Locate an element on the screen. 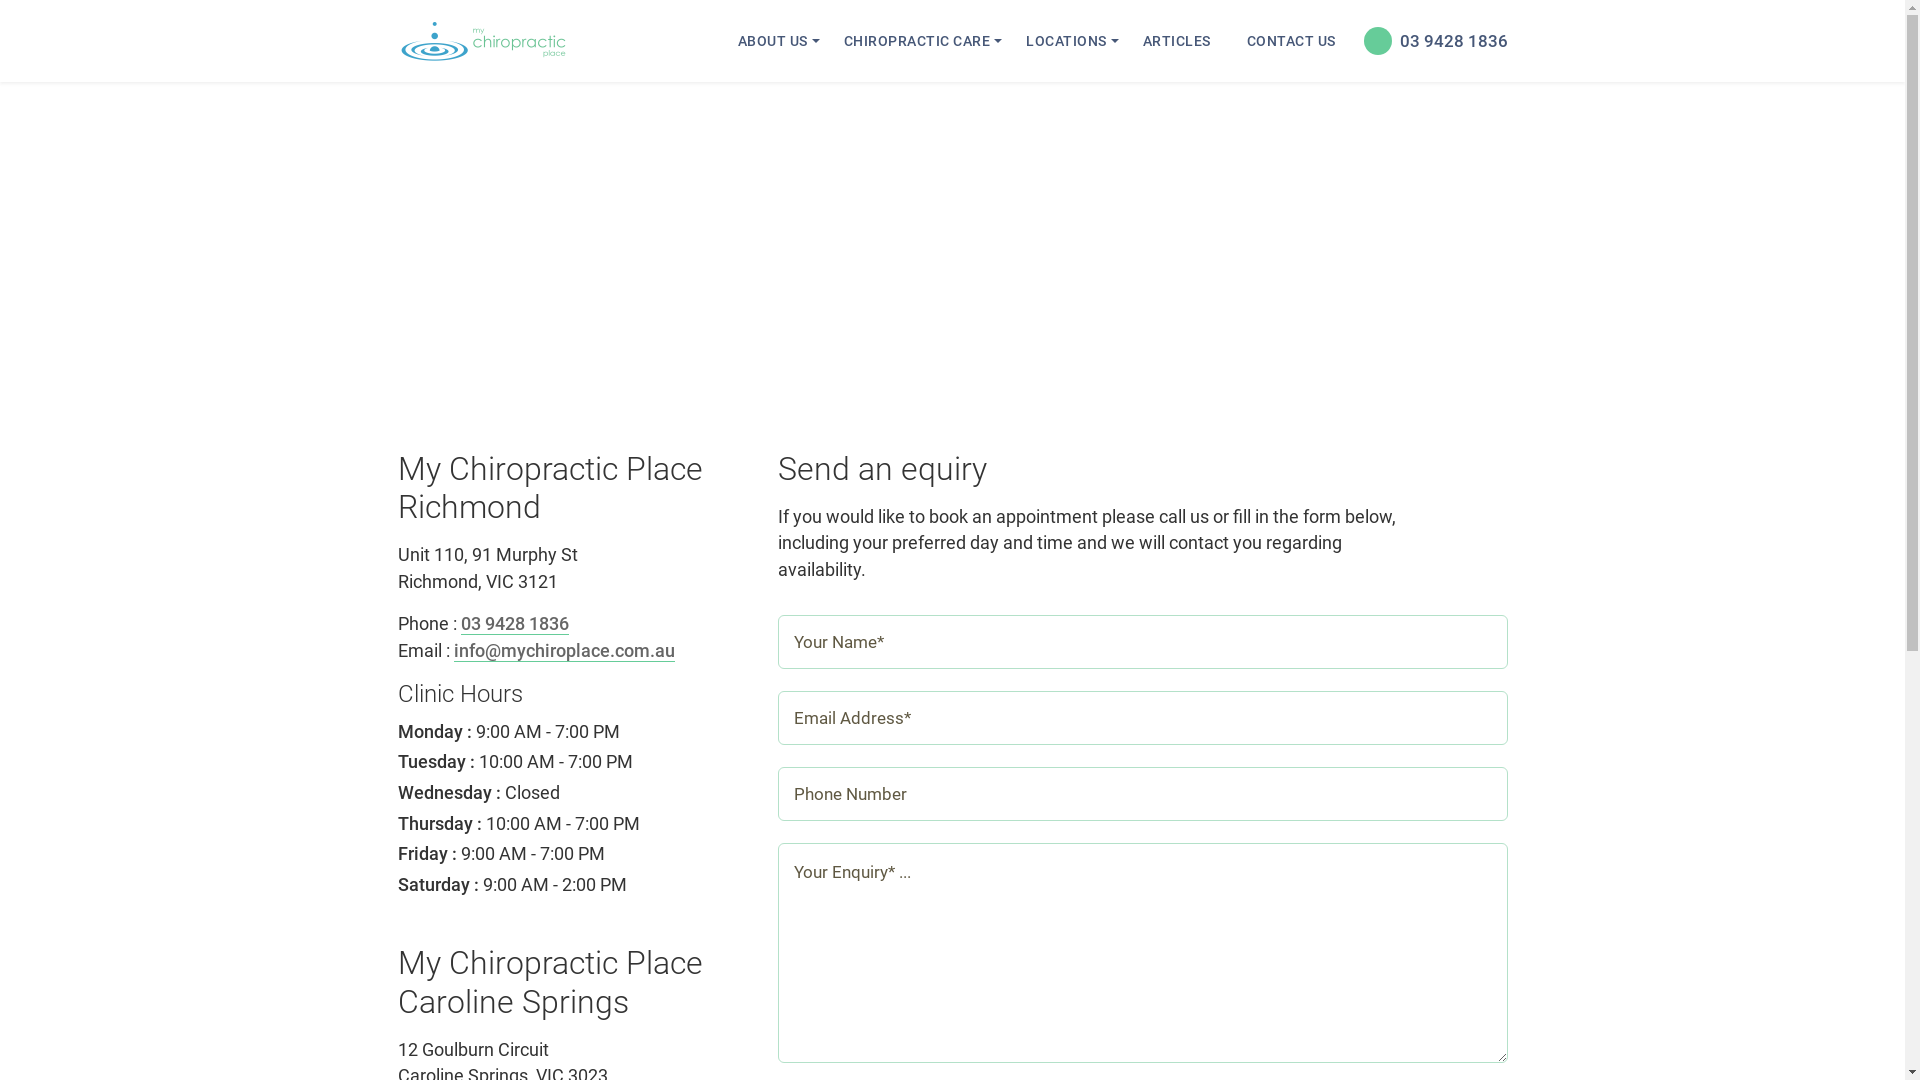 The width and height of the screenshot is (1920, 1080). 'CHIROPRACTIC CARE' is located at coordinates (831, 41).